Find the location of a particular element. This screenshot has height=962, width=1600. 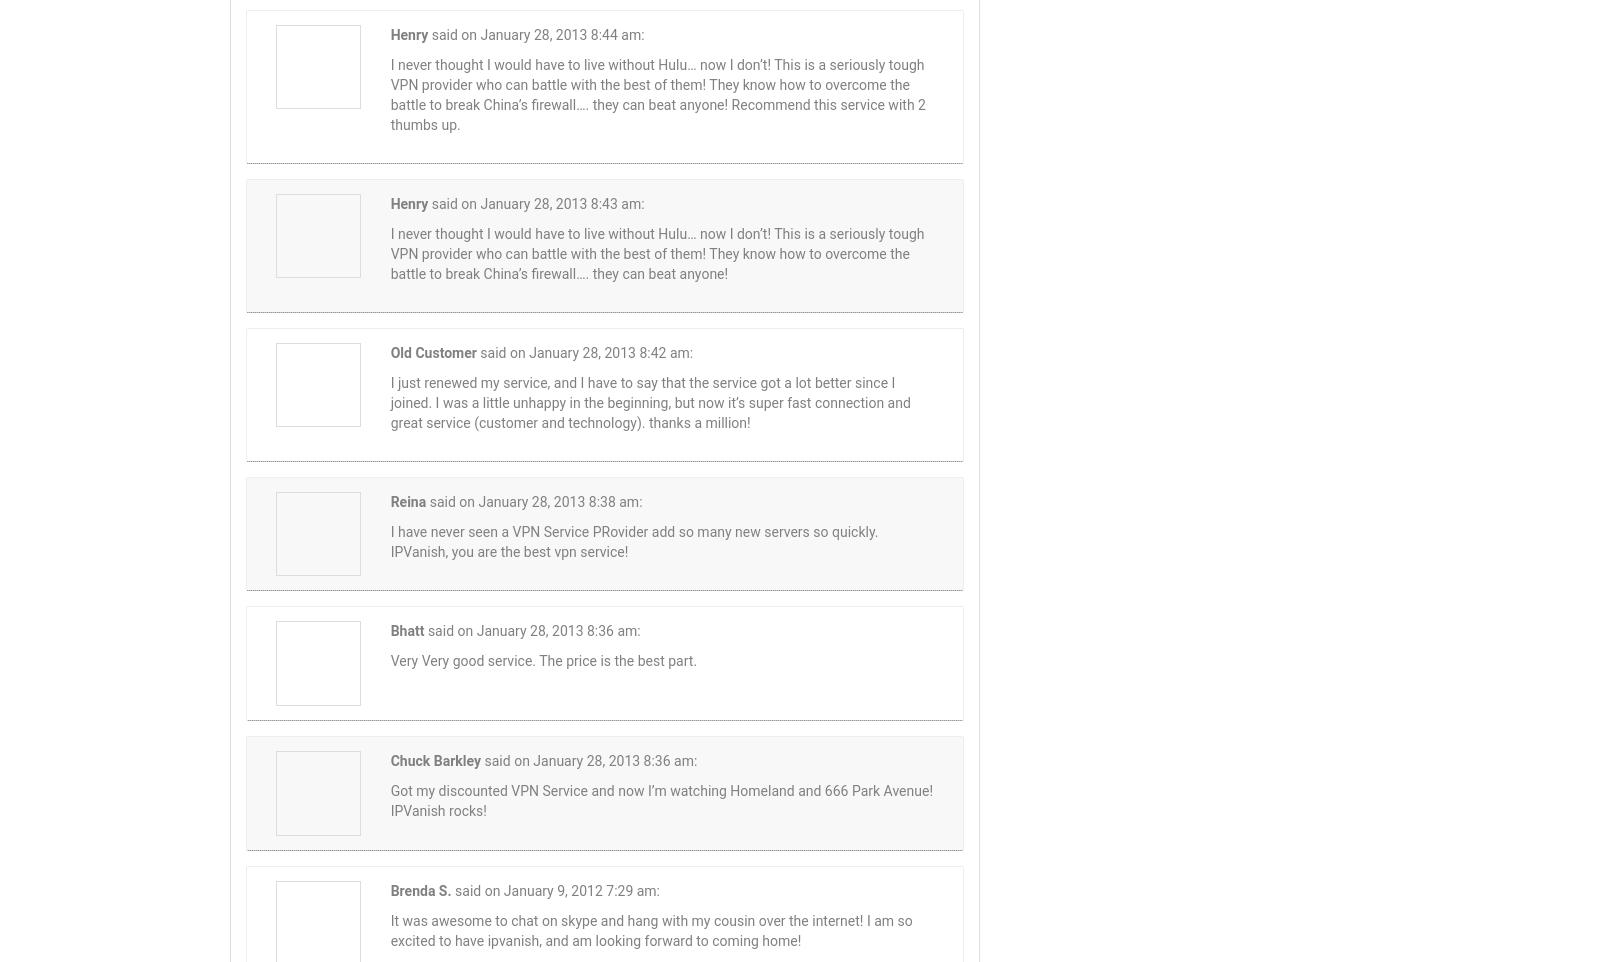

'Reina' is located at coordinates (407, 500).